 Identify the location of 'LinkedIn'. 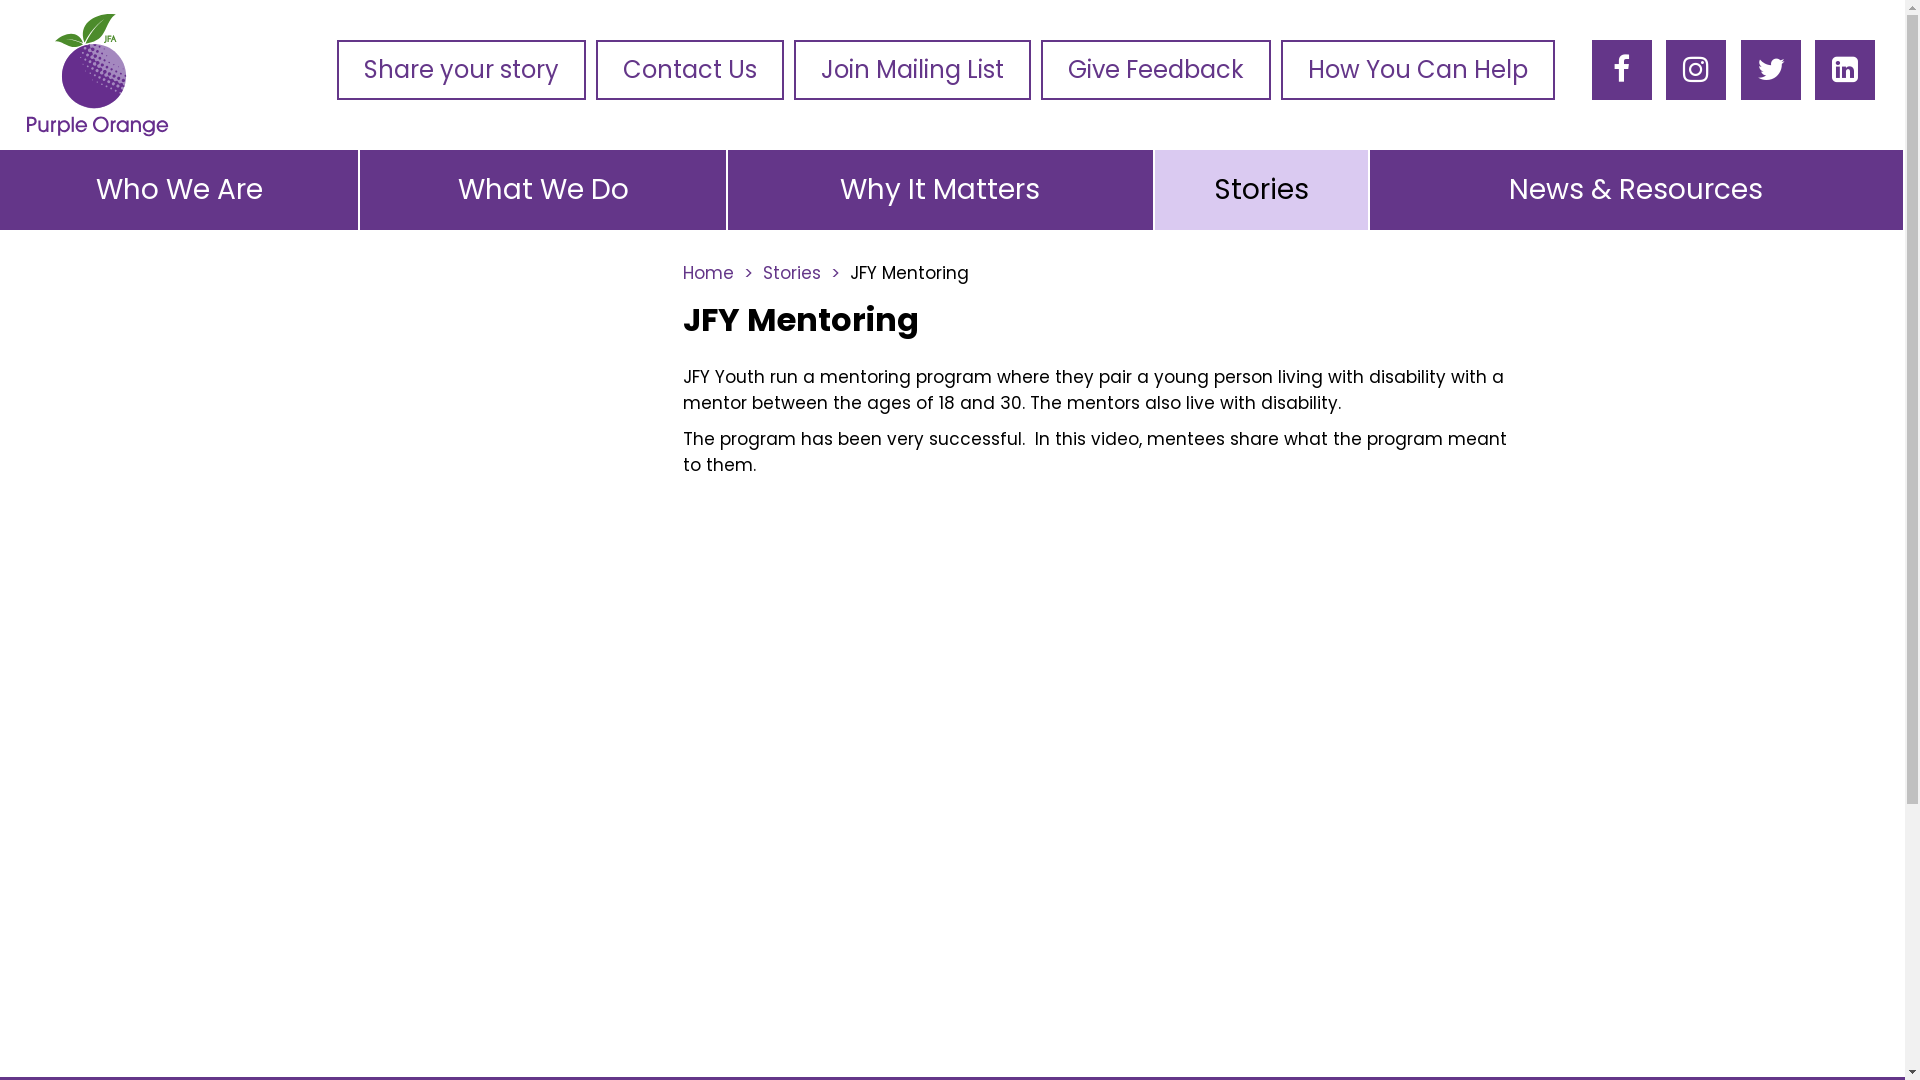
(1843, 68).